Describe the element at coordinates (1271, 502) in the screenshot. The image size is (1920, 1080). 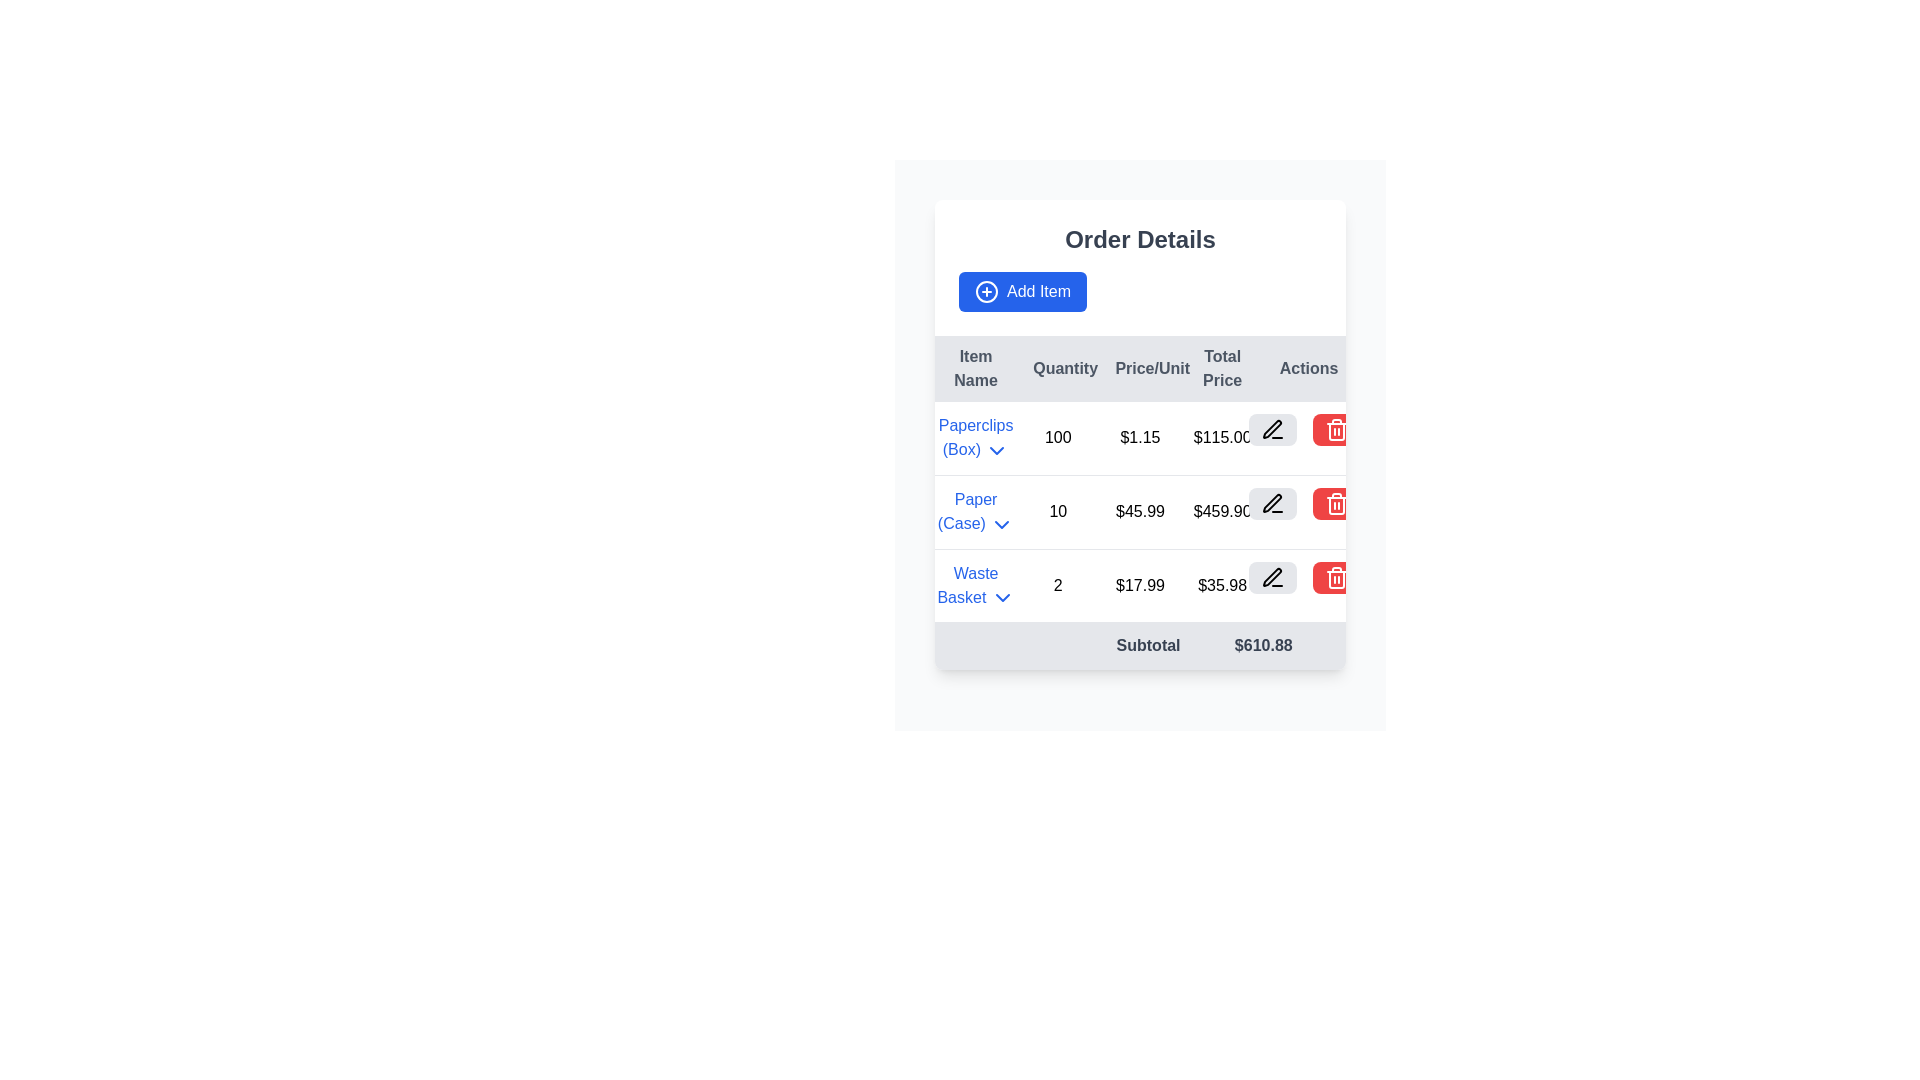
I see `the edit button with a gray background and a pen icon in the 'Actions' column for the 'Paper (Case)' item` at that location.